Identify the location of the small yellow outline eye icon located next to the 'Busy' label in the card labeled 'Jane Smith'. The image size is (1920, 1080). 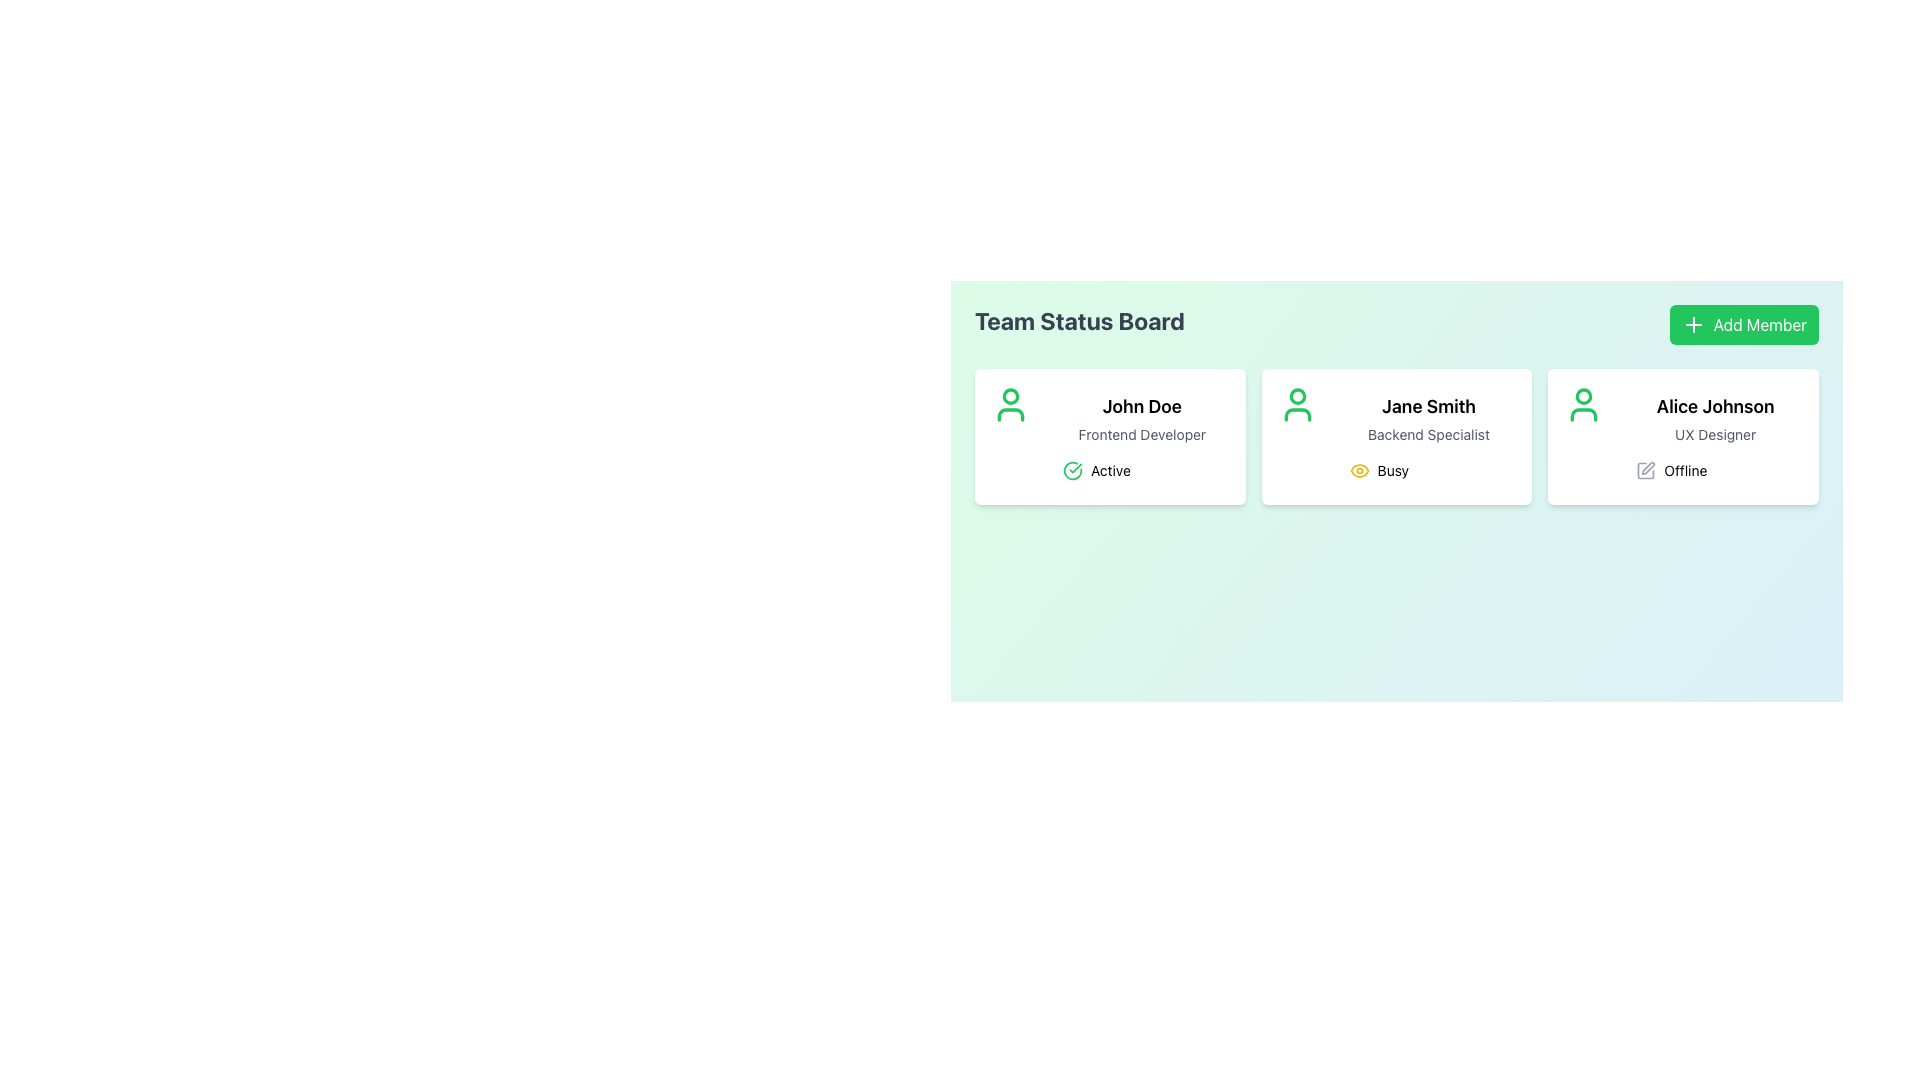
(1359, 470).